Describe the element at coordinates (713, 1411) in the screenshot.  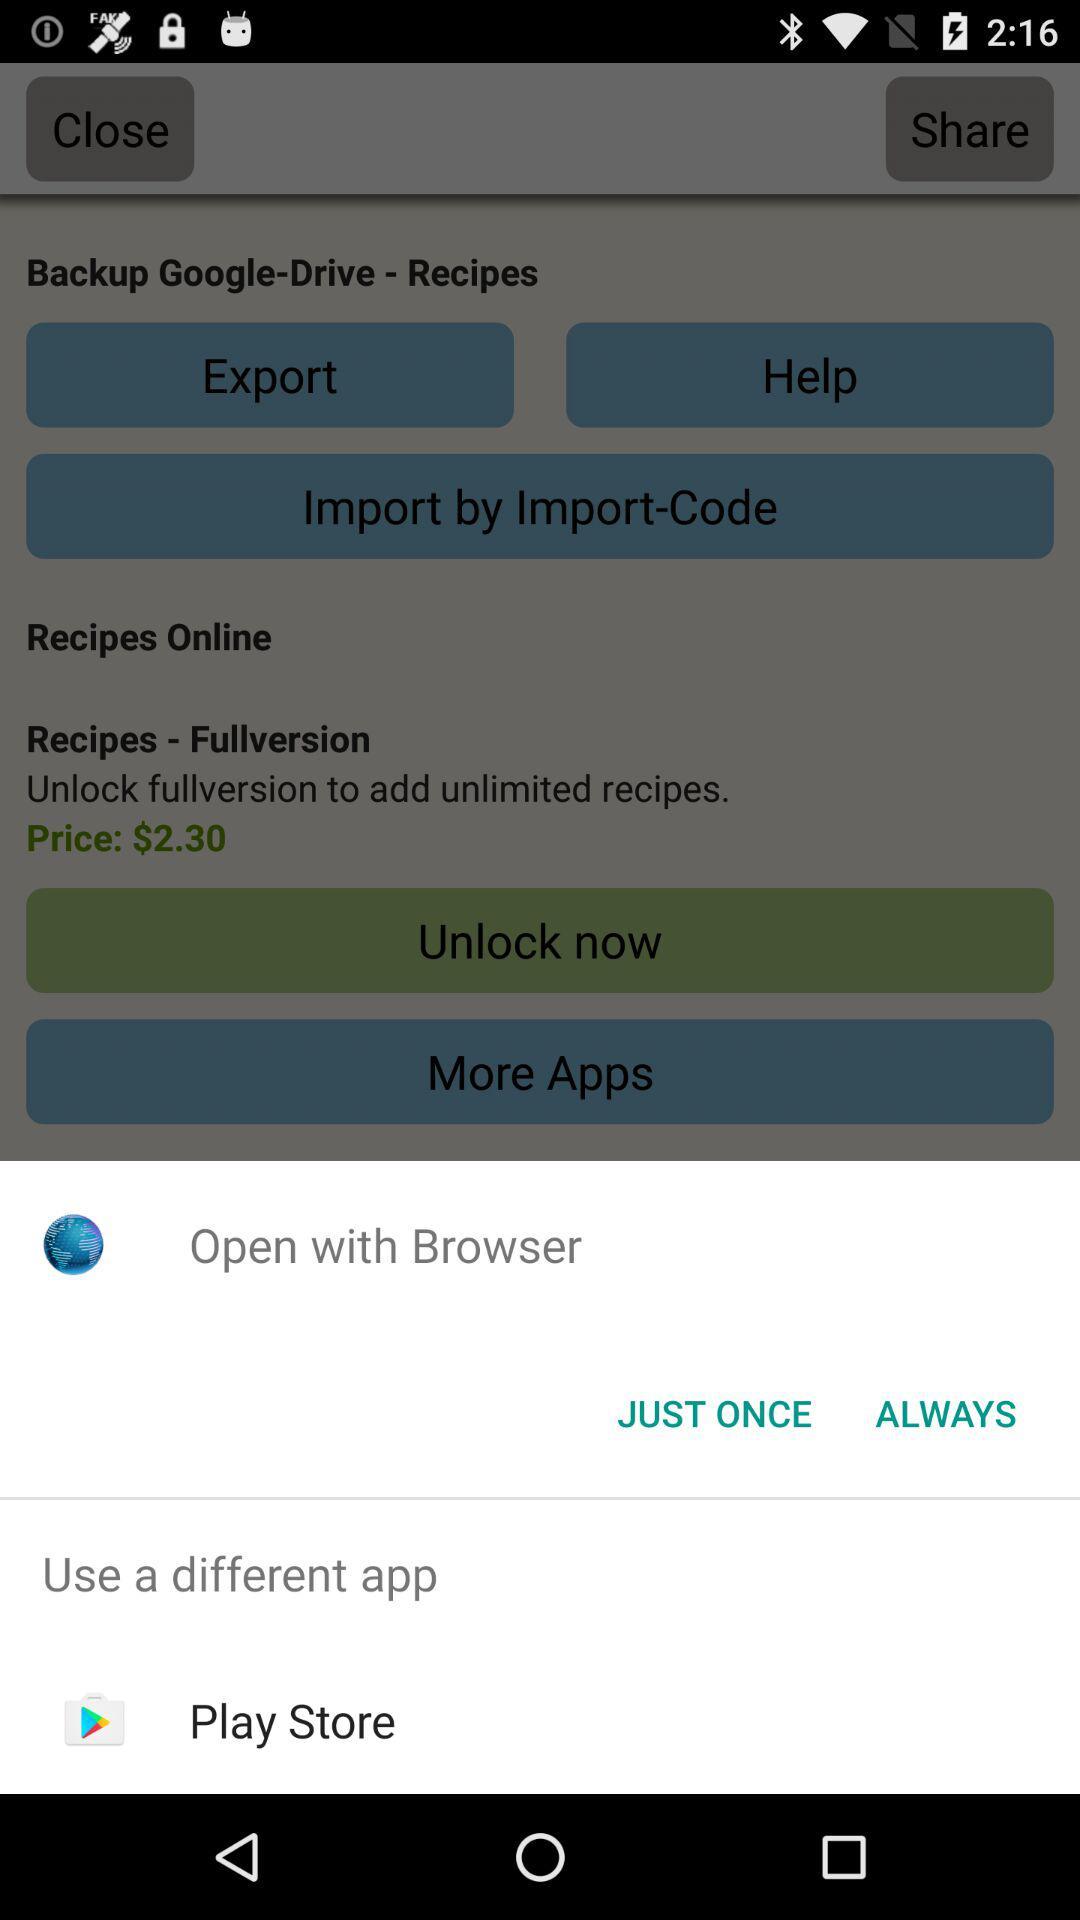
I see `button next to always icon` at that location.